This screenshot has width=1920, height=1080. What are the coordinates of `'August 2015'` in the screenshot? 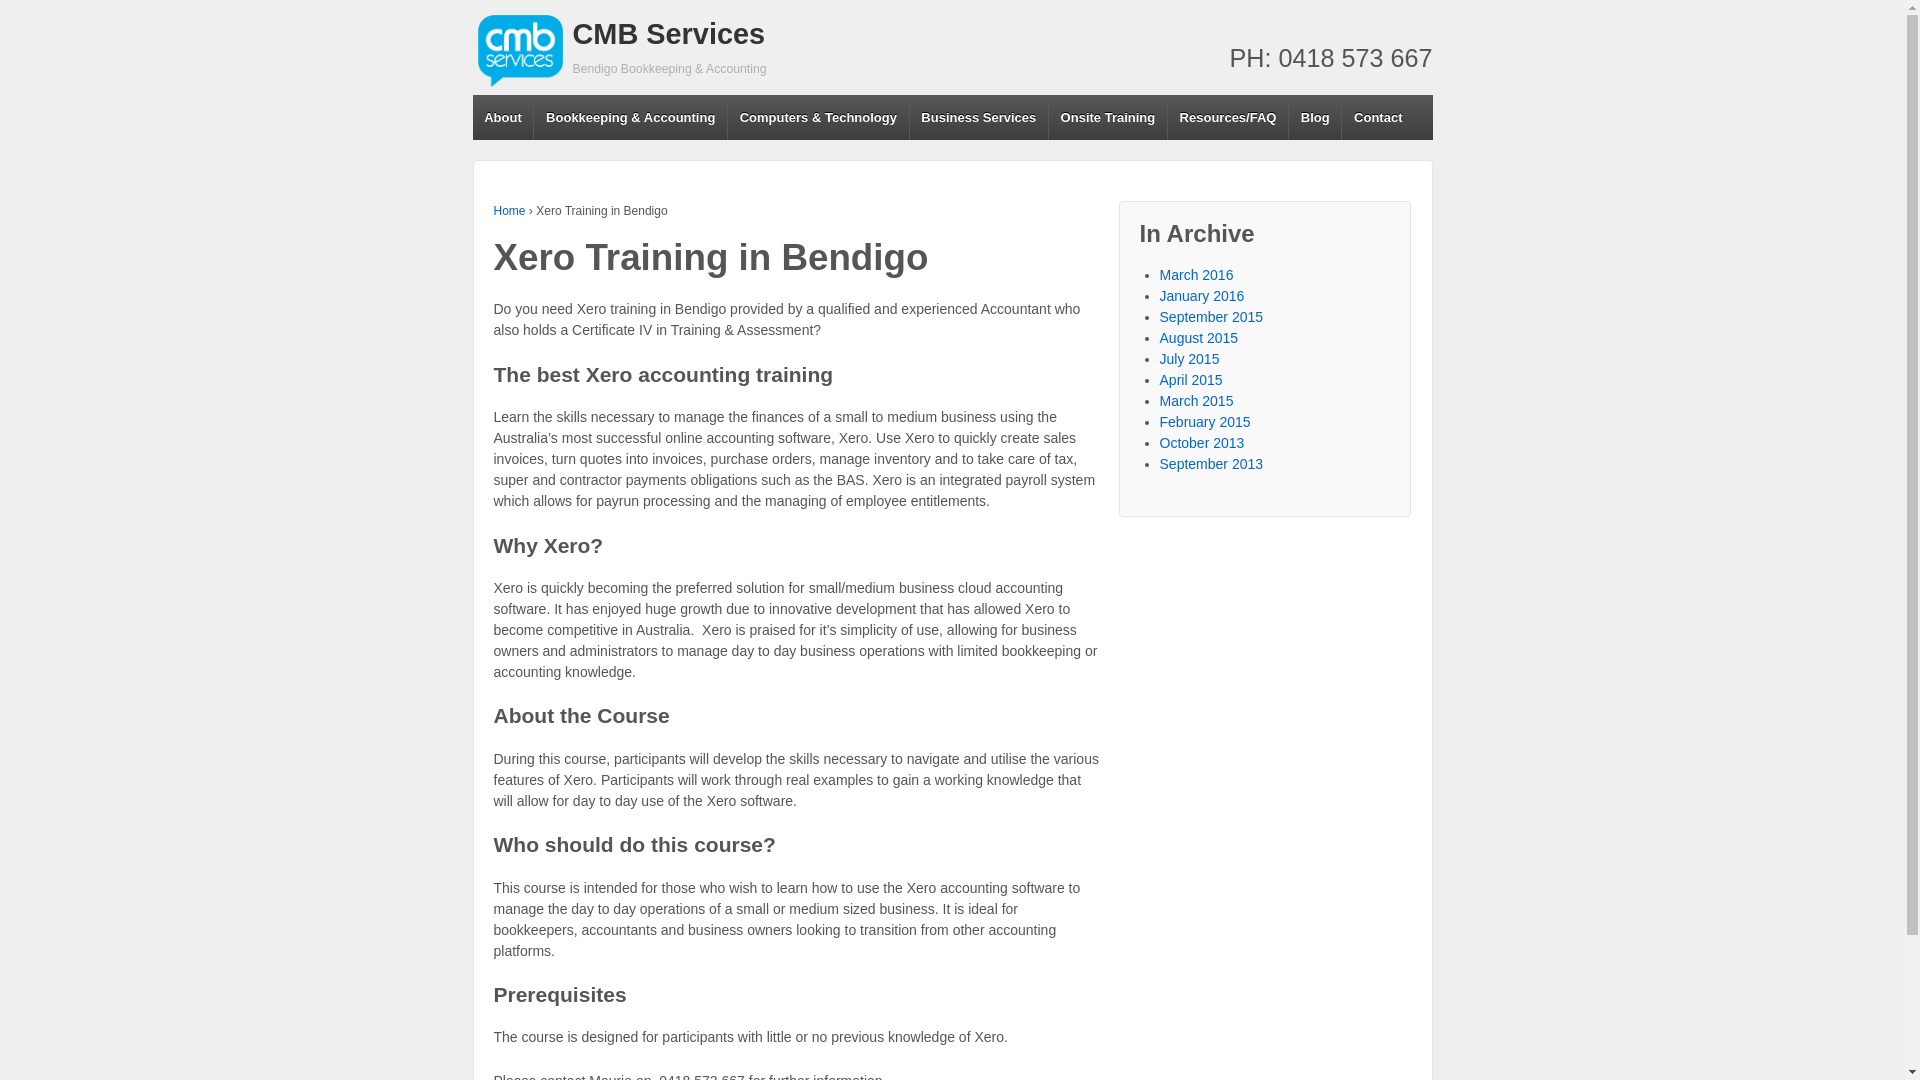 It's located at (1160, 337).